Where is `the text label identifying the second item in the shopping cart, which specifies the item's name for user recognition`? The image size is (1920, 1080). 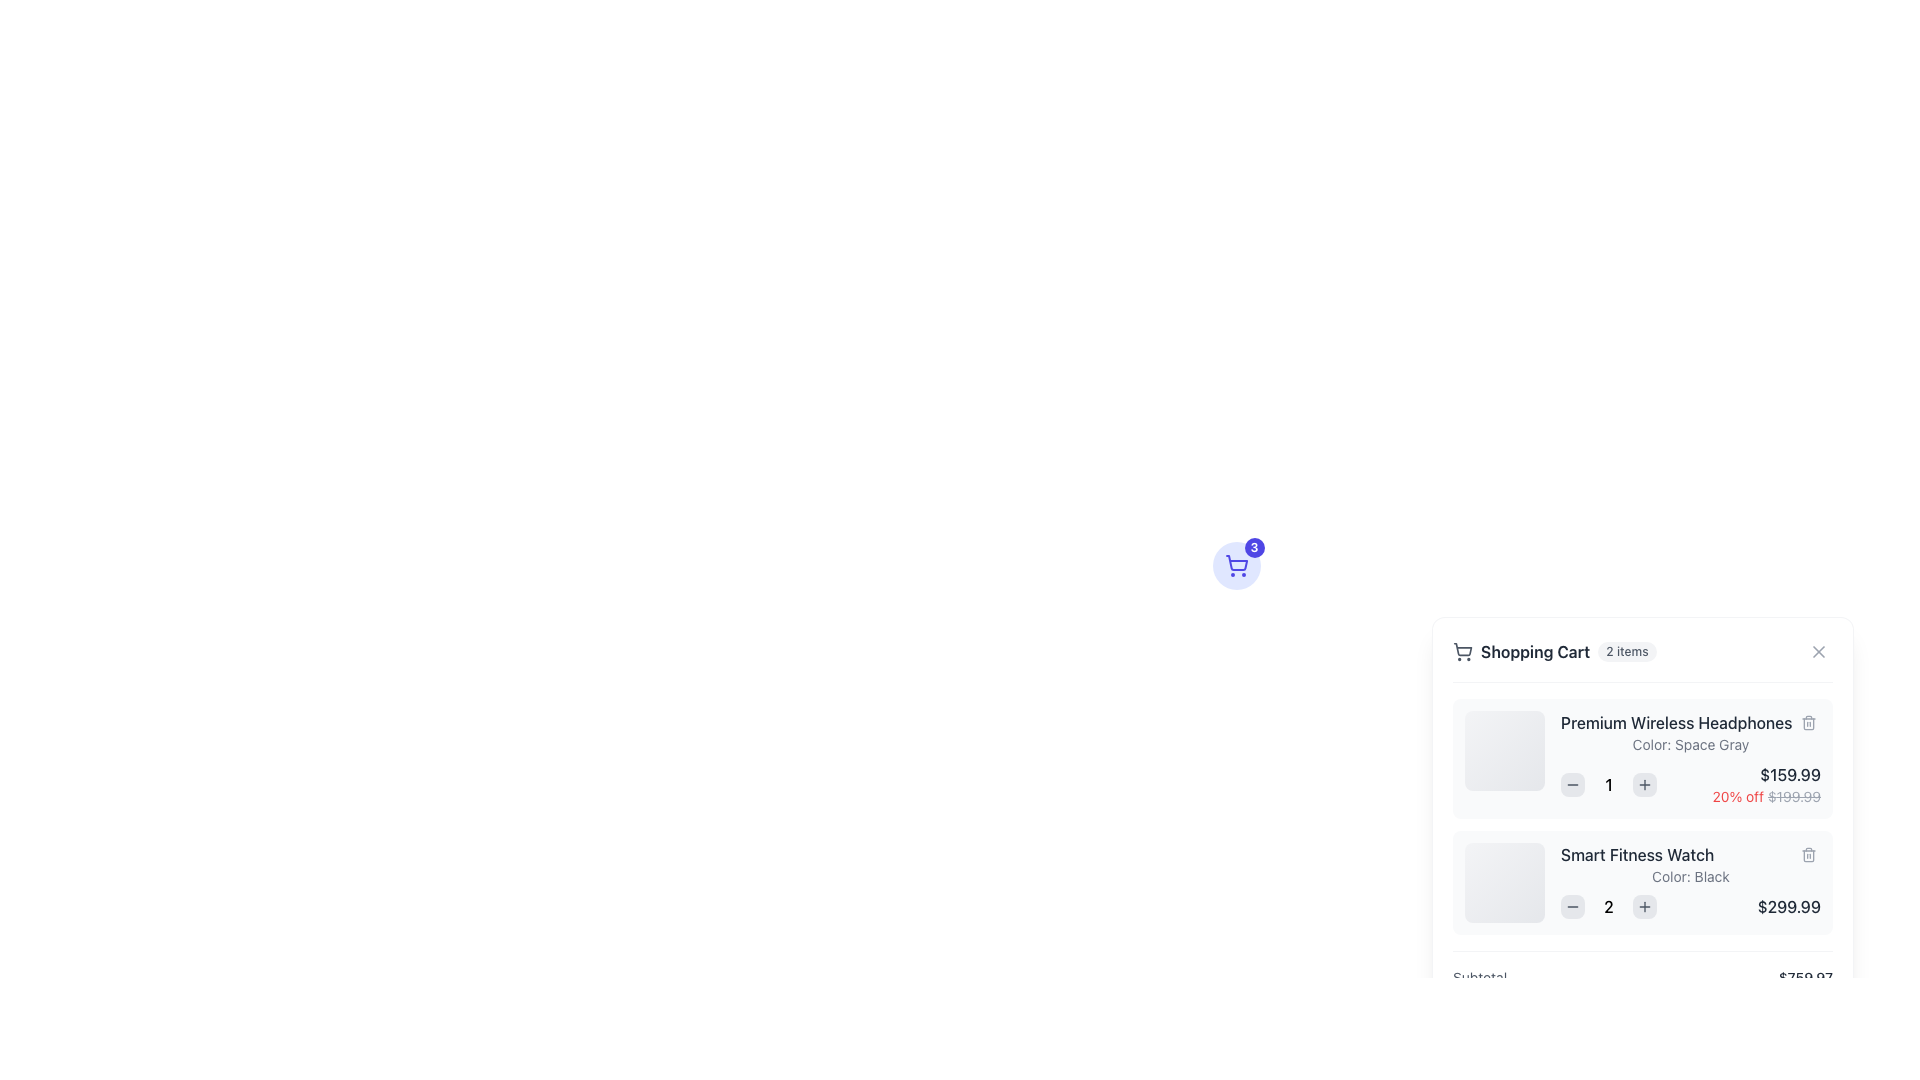 the text label identifying the second item in the shopping cart, which specifies the item's name for user recognition is located at coordinates (1689, 855).